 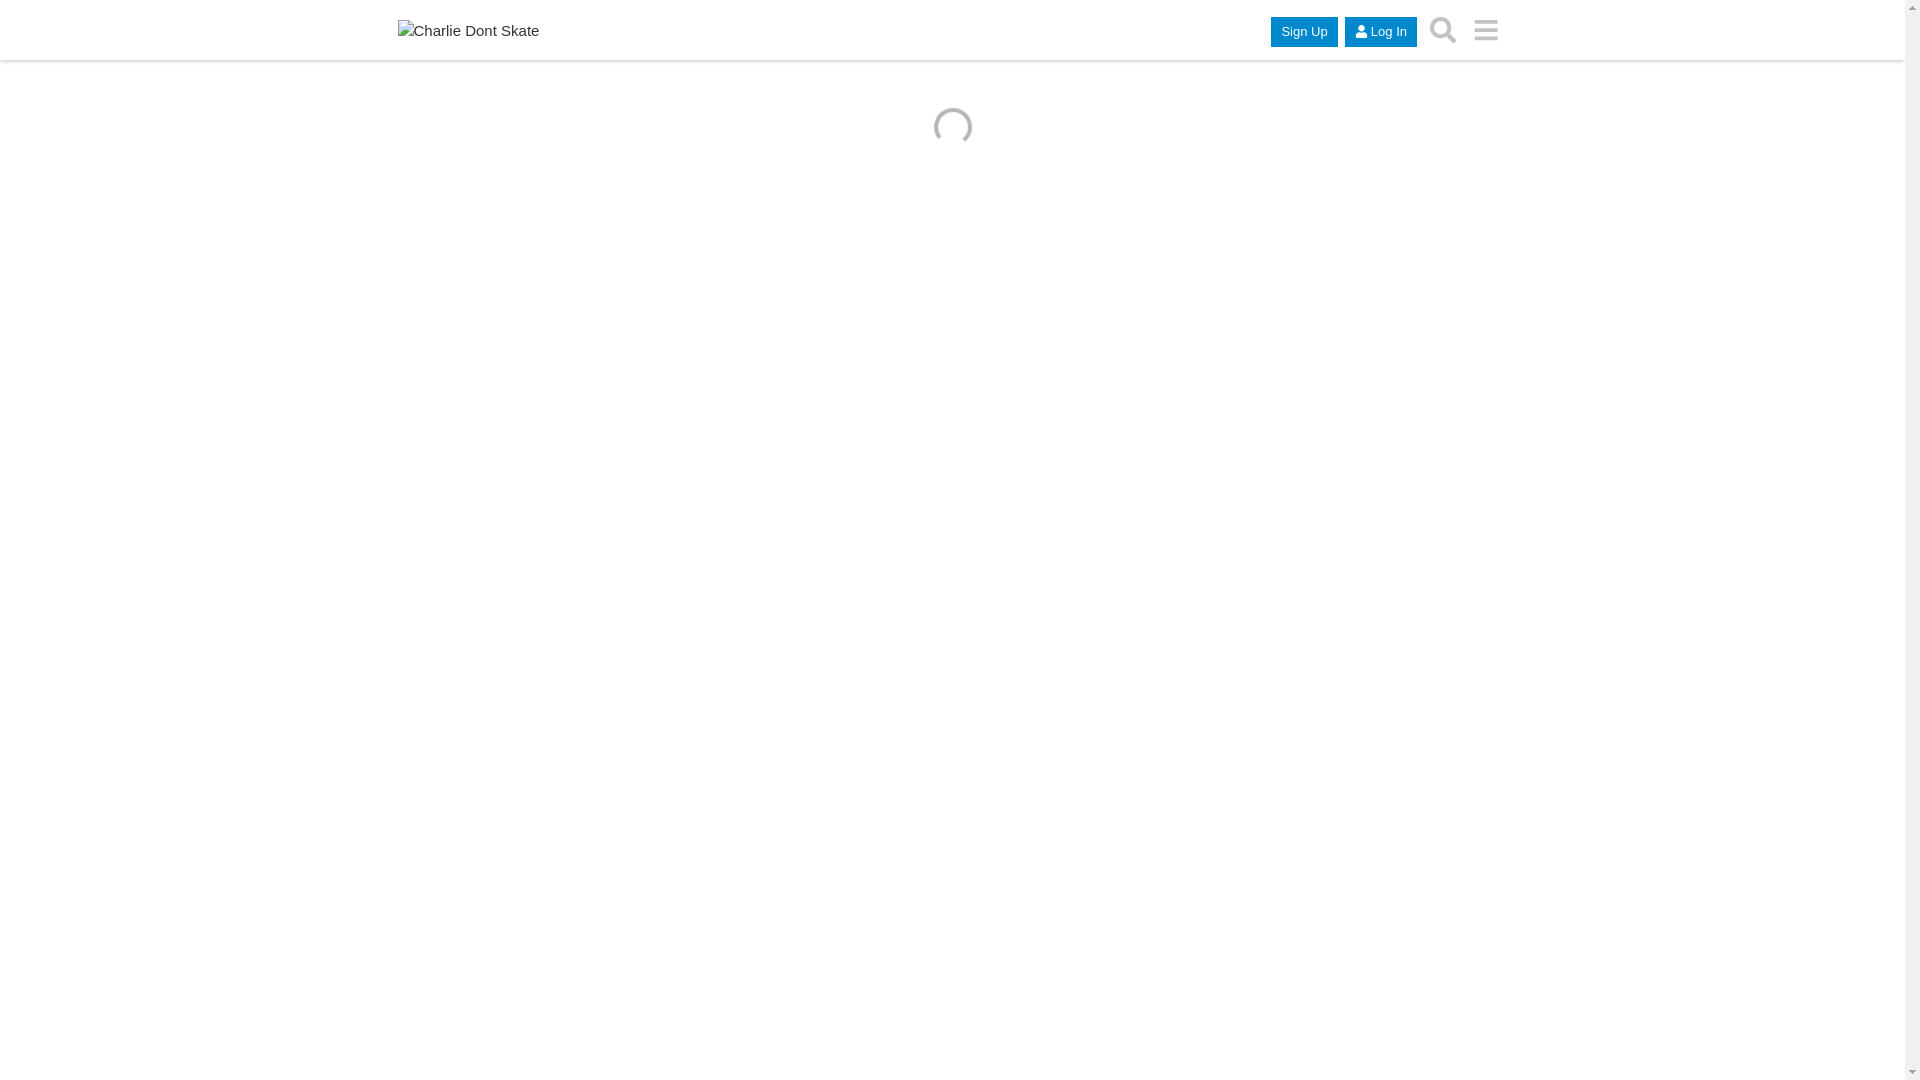 What do you see at coordinates (1464, 30) in the screenshot?
I see `'go to another topic list or category'` at bounding box center [1464, 30].